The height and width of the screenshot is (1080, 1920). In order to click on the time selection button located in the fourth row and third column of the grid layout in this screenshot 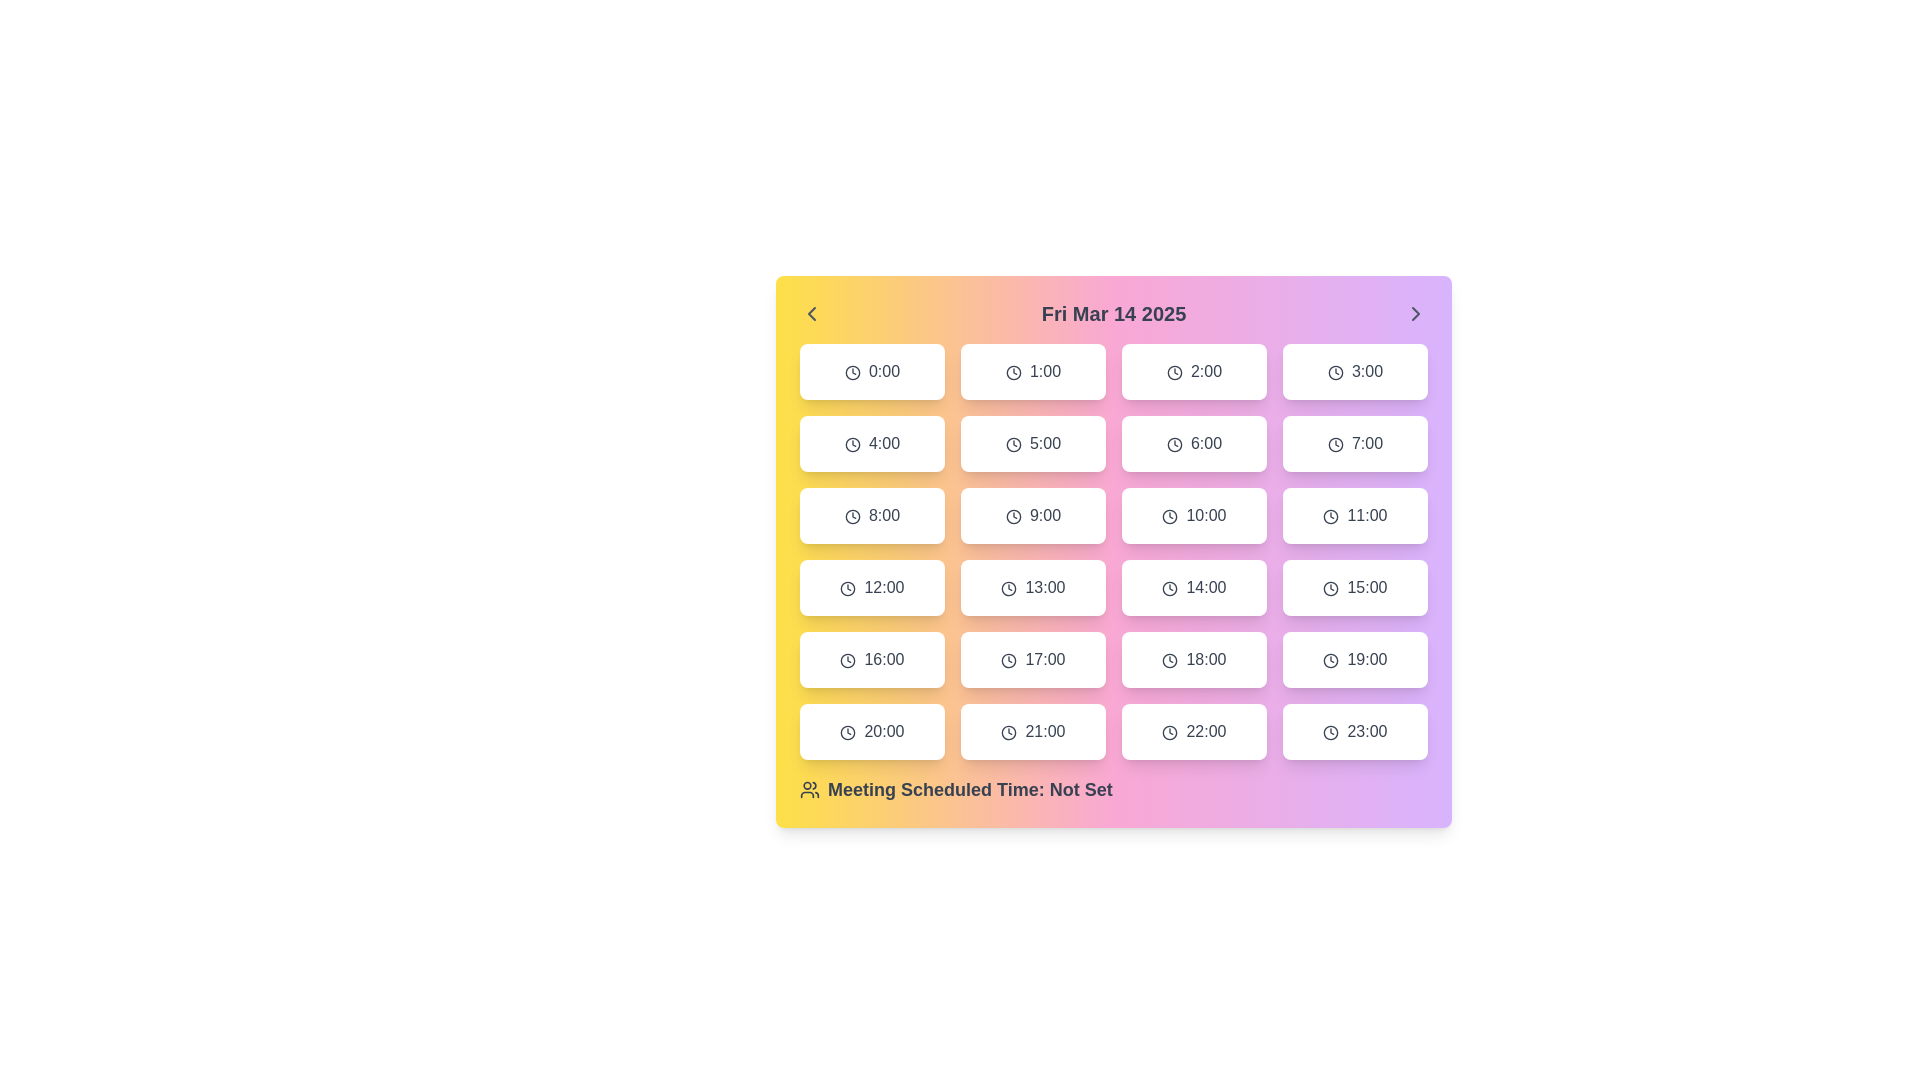, I will do `click(1194, 659)`.